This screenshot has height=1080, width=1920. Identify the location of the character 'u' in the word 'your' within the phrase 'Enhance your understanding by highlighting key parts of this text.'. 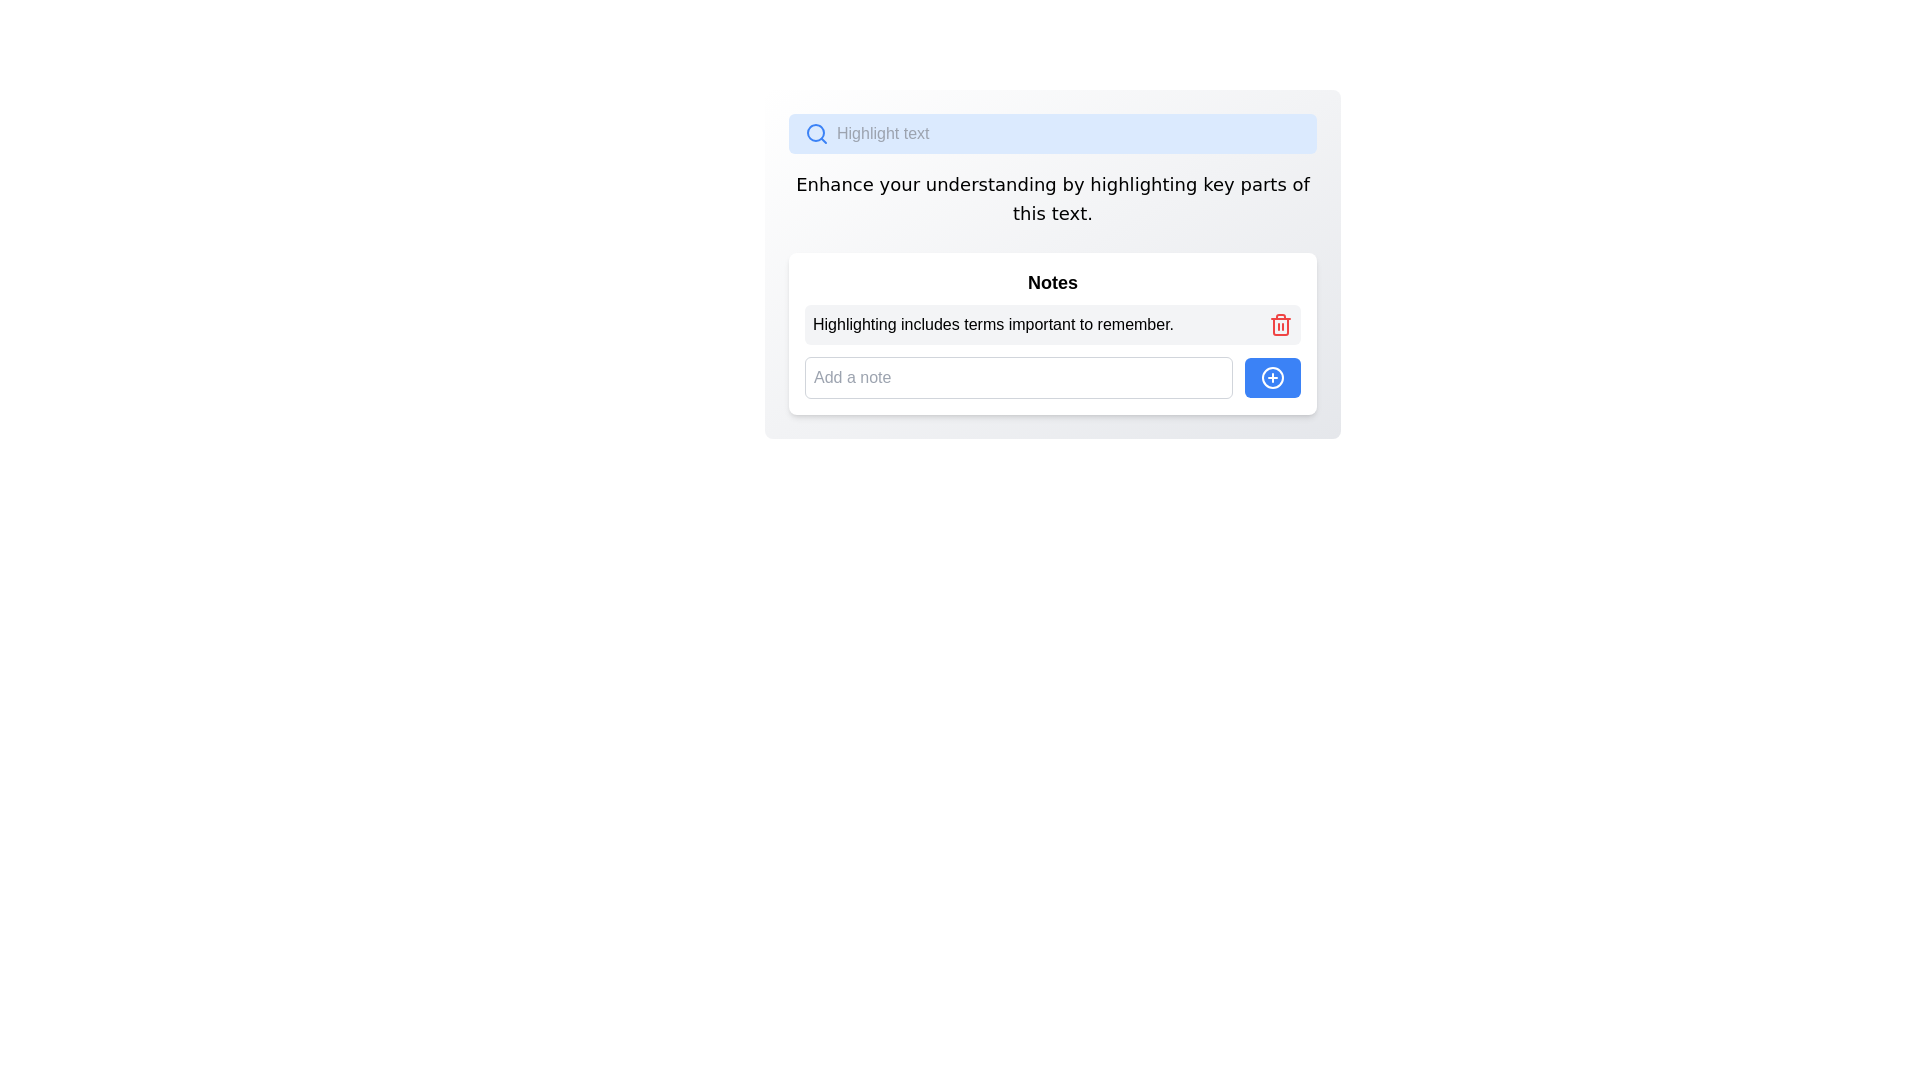
(930, 184).